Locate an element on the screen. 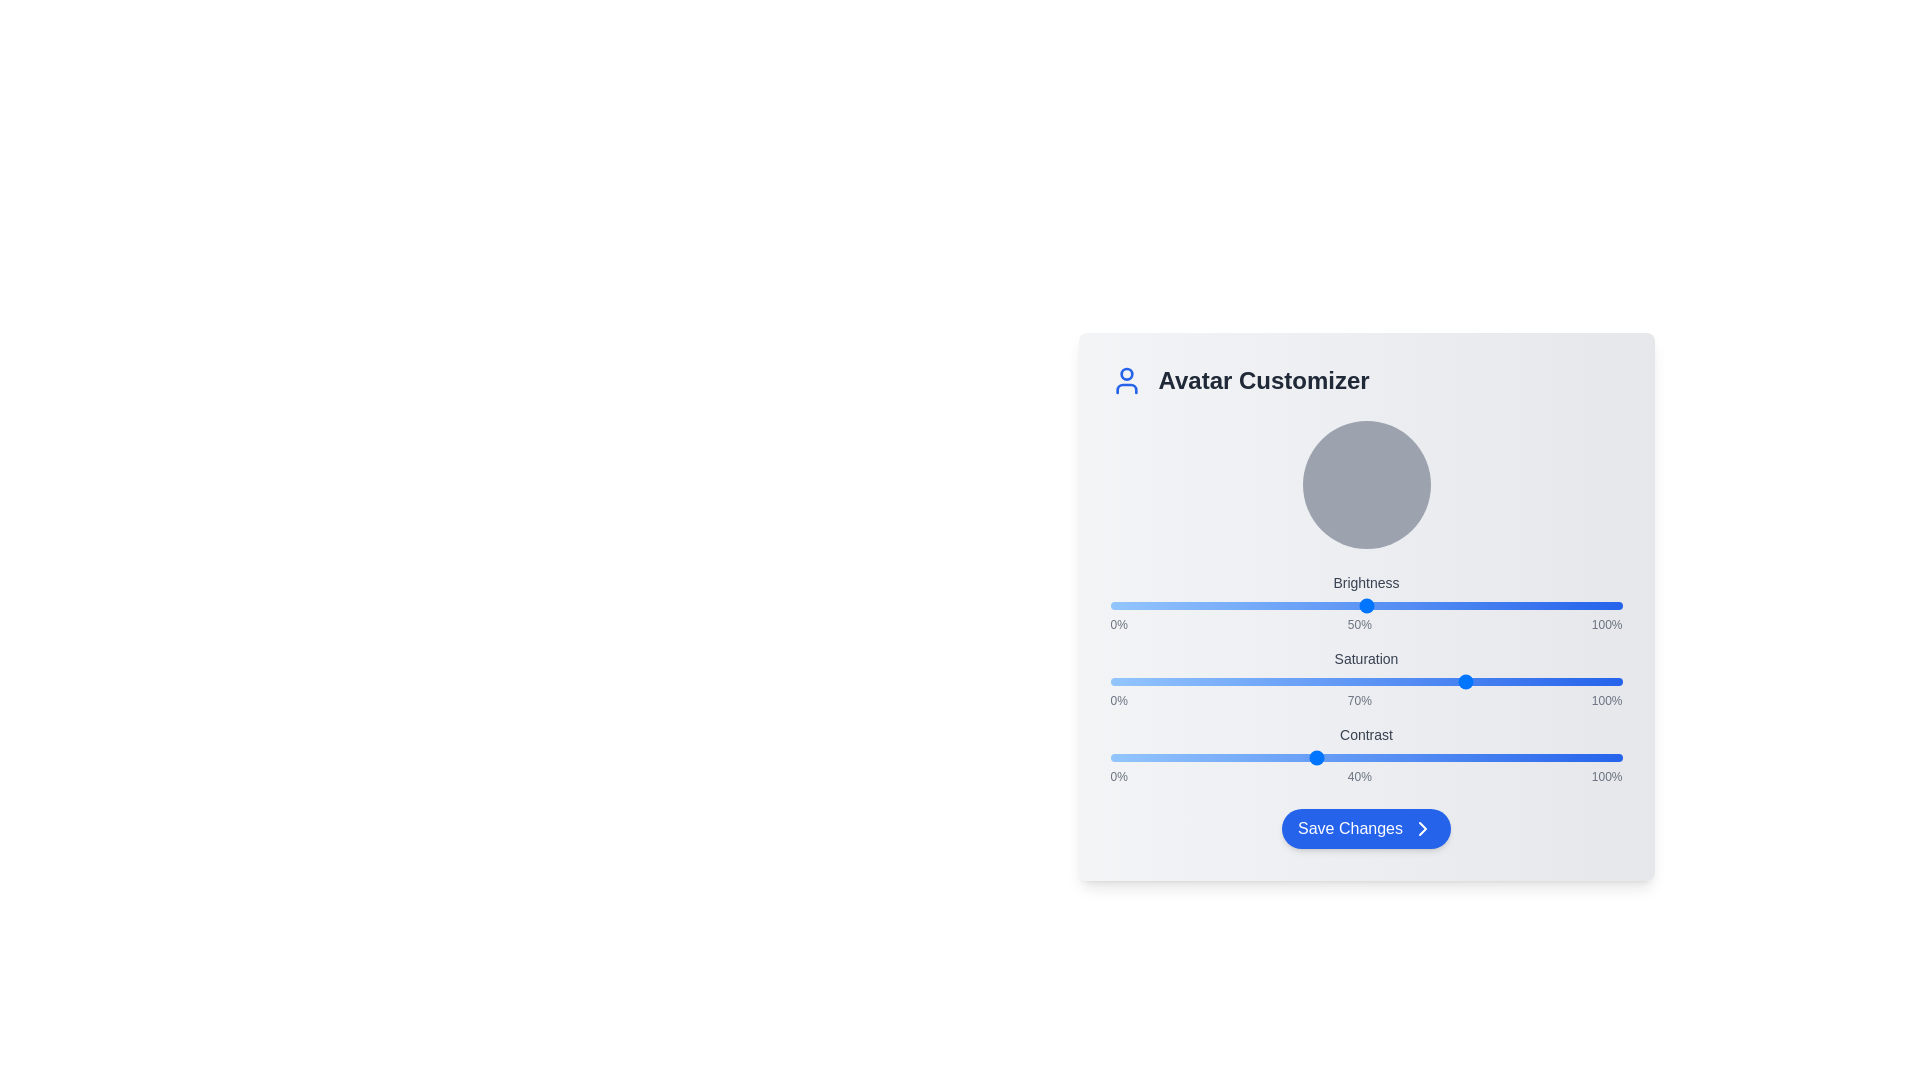  the contrast slider to 79% is located at coordinates (1515, 758).